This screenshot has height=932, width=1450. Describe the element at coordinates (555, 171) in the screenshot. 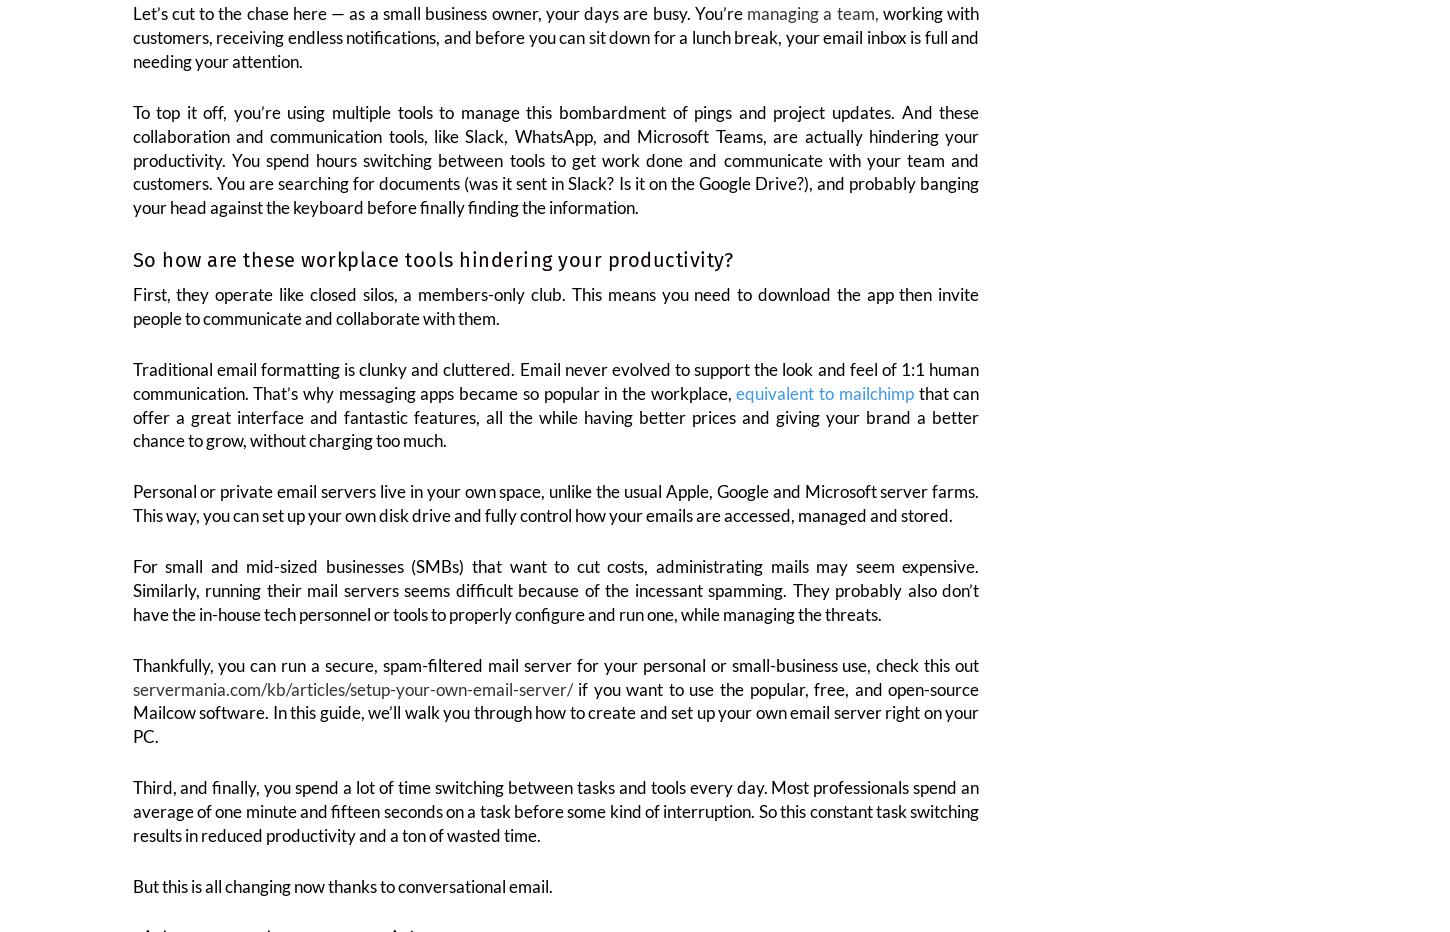

I see `'To top it off, you’re using multiple tools to manage this bombardment of pings and project updates. And these collaboration and communication tools, like Slack, WhatsApp, and Microsoft Teams, are actually hindering your productivity. You spend hours switching between tools to get work done and communicate with your team and customers. You are searching for documents (was it sent in Slack? Is it on the Google Drive?), and probably banging your head against the keyboard before finally finding the information.'` at that location.